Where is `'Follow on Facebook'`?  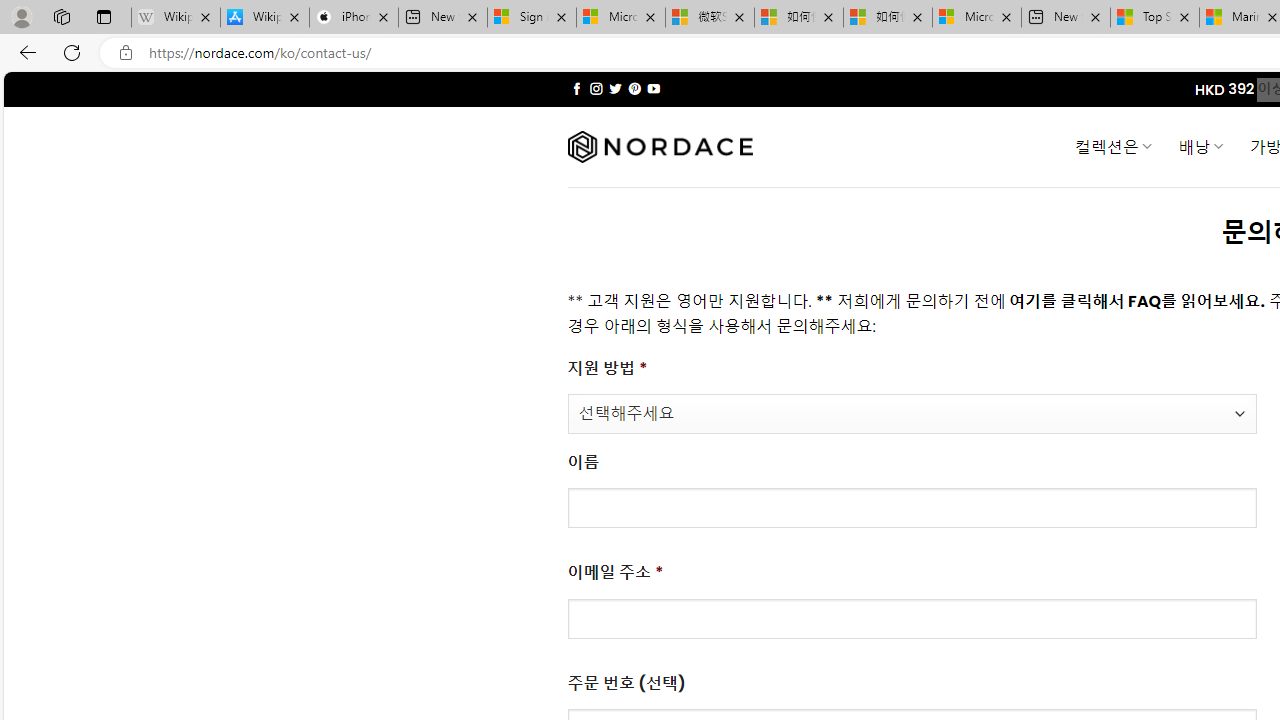
'Follow on Facebook' is located at coordinates (576, 88).